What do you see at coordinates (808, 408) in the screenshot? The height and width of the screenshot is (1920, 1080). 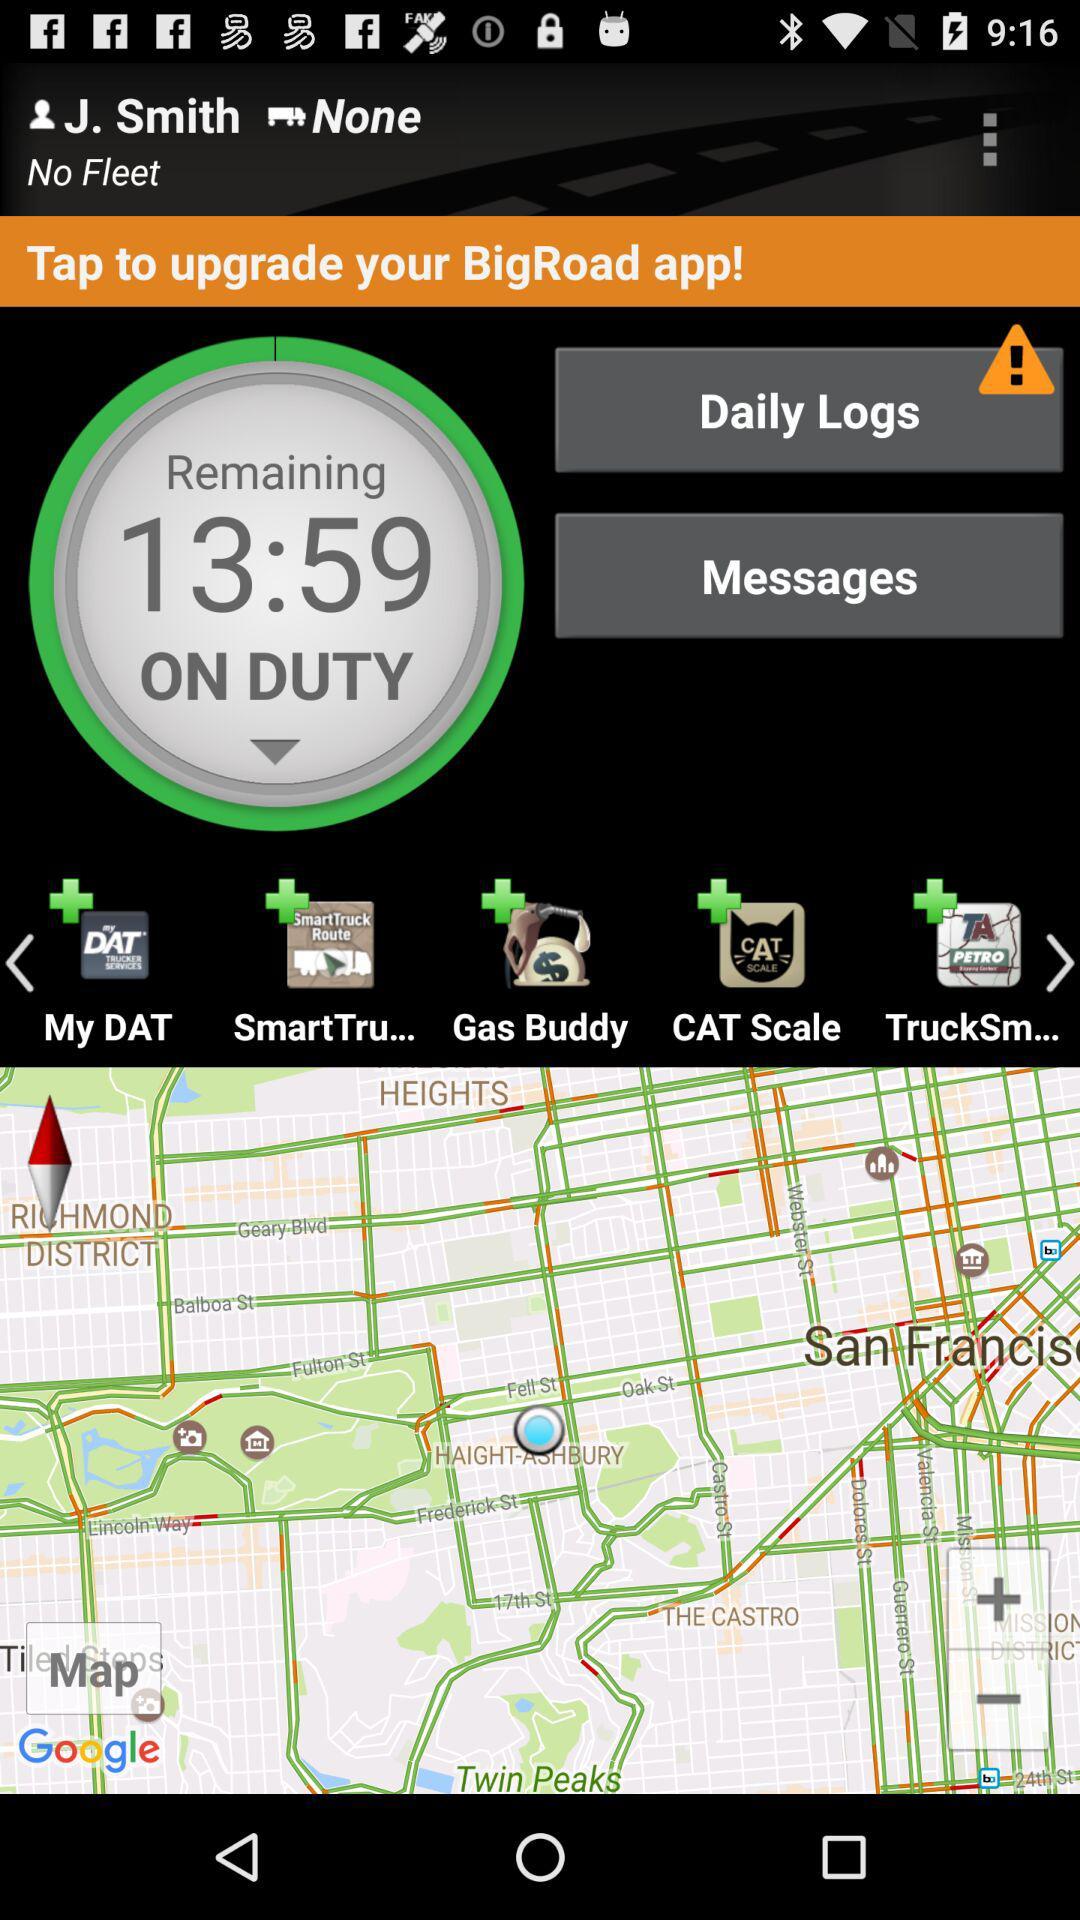 I see `daily logs item` at bounding box center [808, 408].